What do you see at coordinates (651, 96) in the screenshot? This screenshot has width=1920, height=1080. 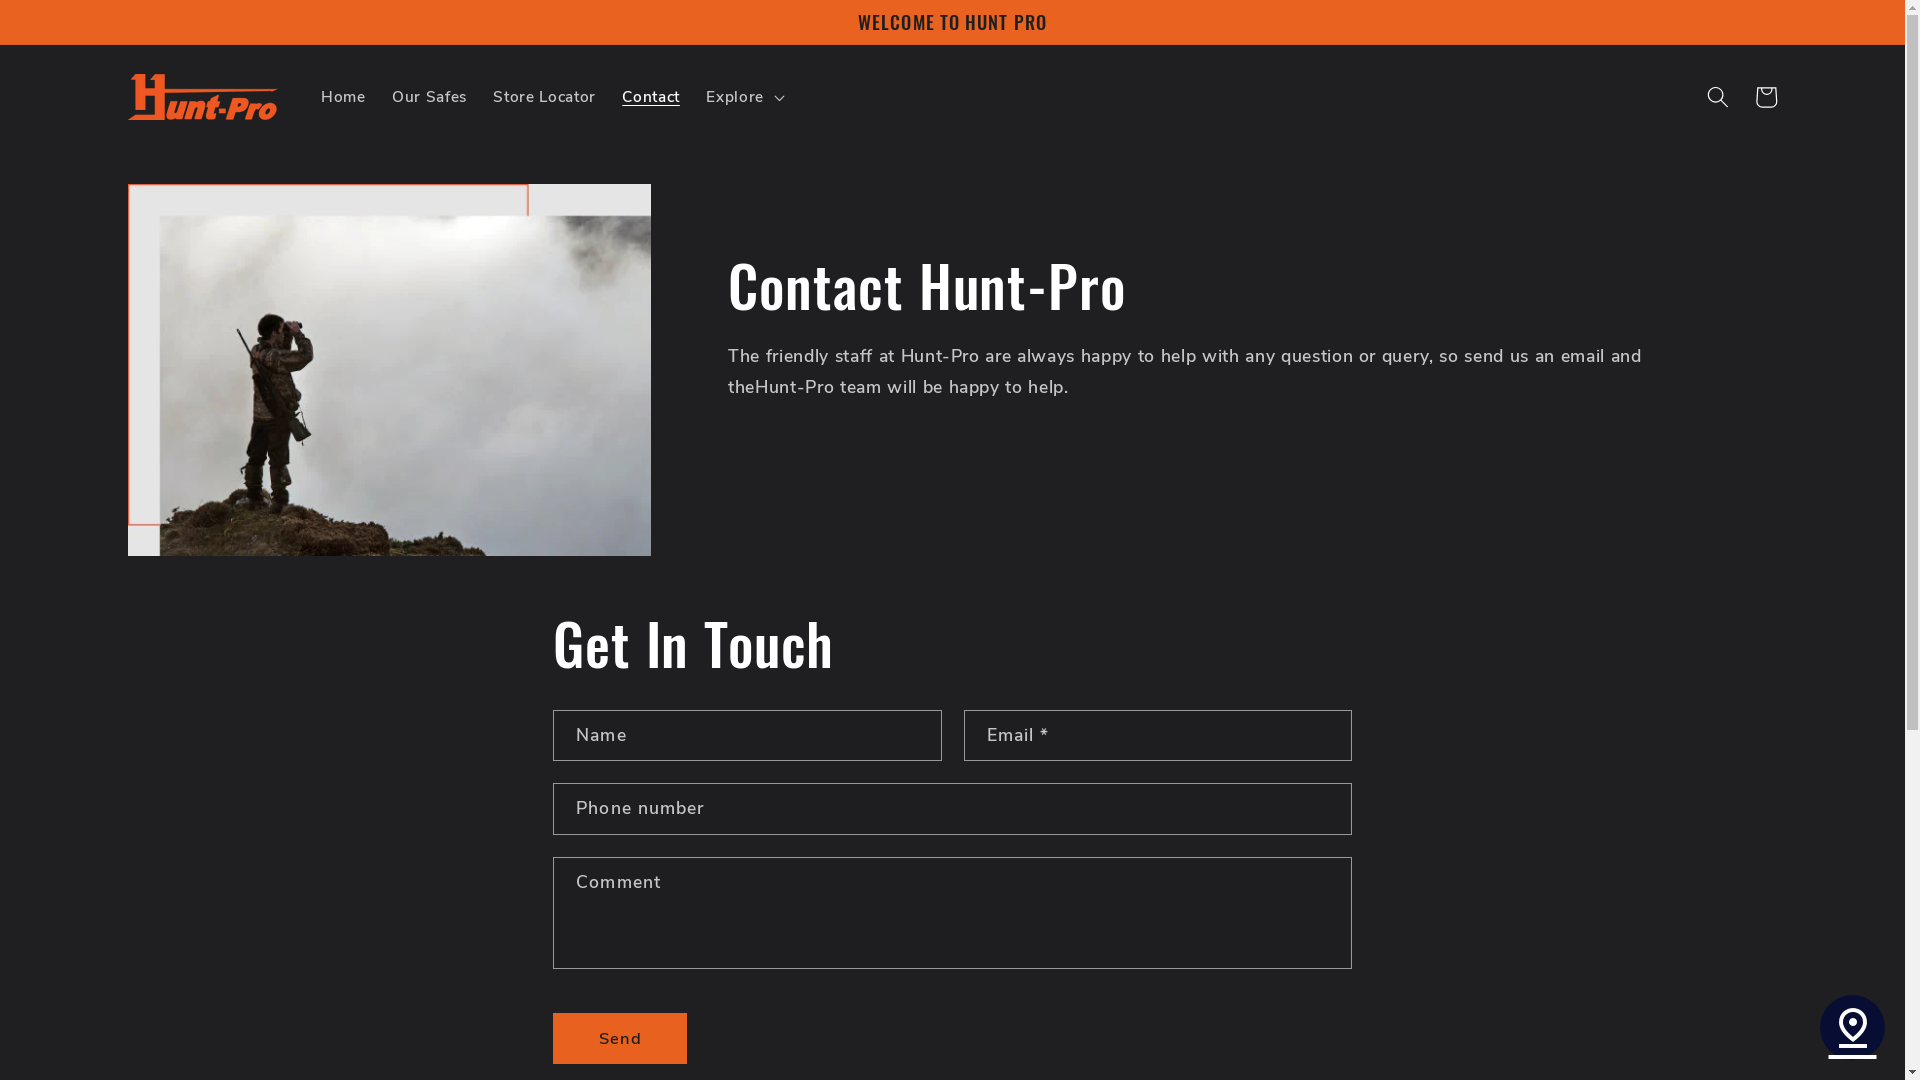 I see `'Contact'` at bounding box center [651, 96].